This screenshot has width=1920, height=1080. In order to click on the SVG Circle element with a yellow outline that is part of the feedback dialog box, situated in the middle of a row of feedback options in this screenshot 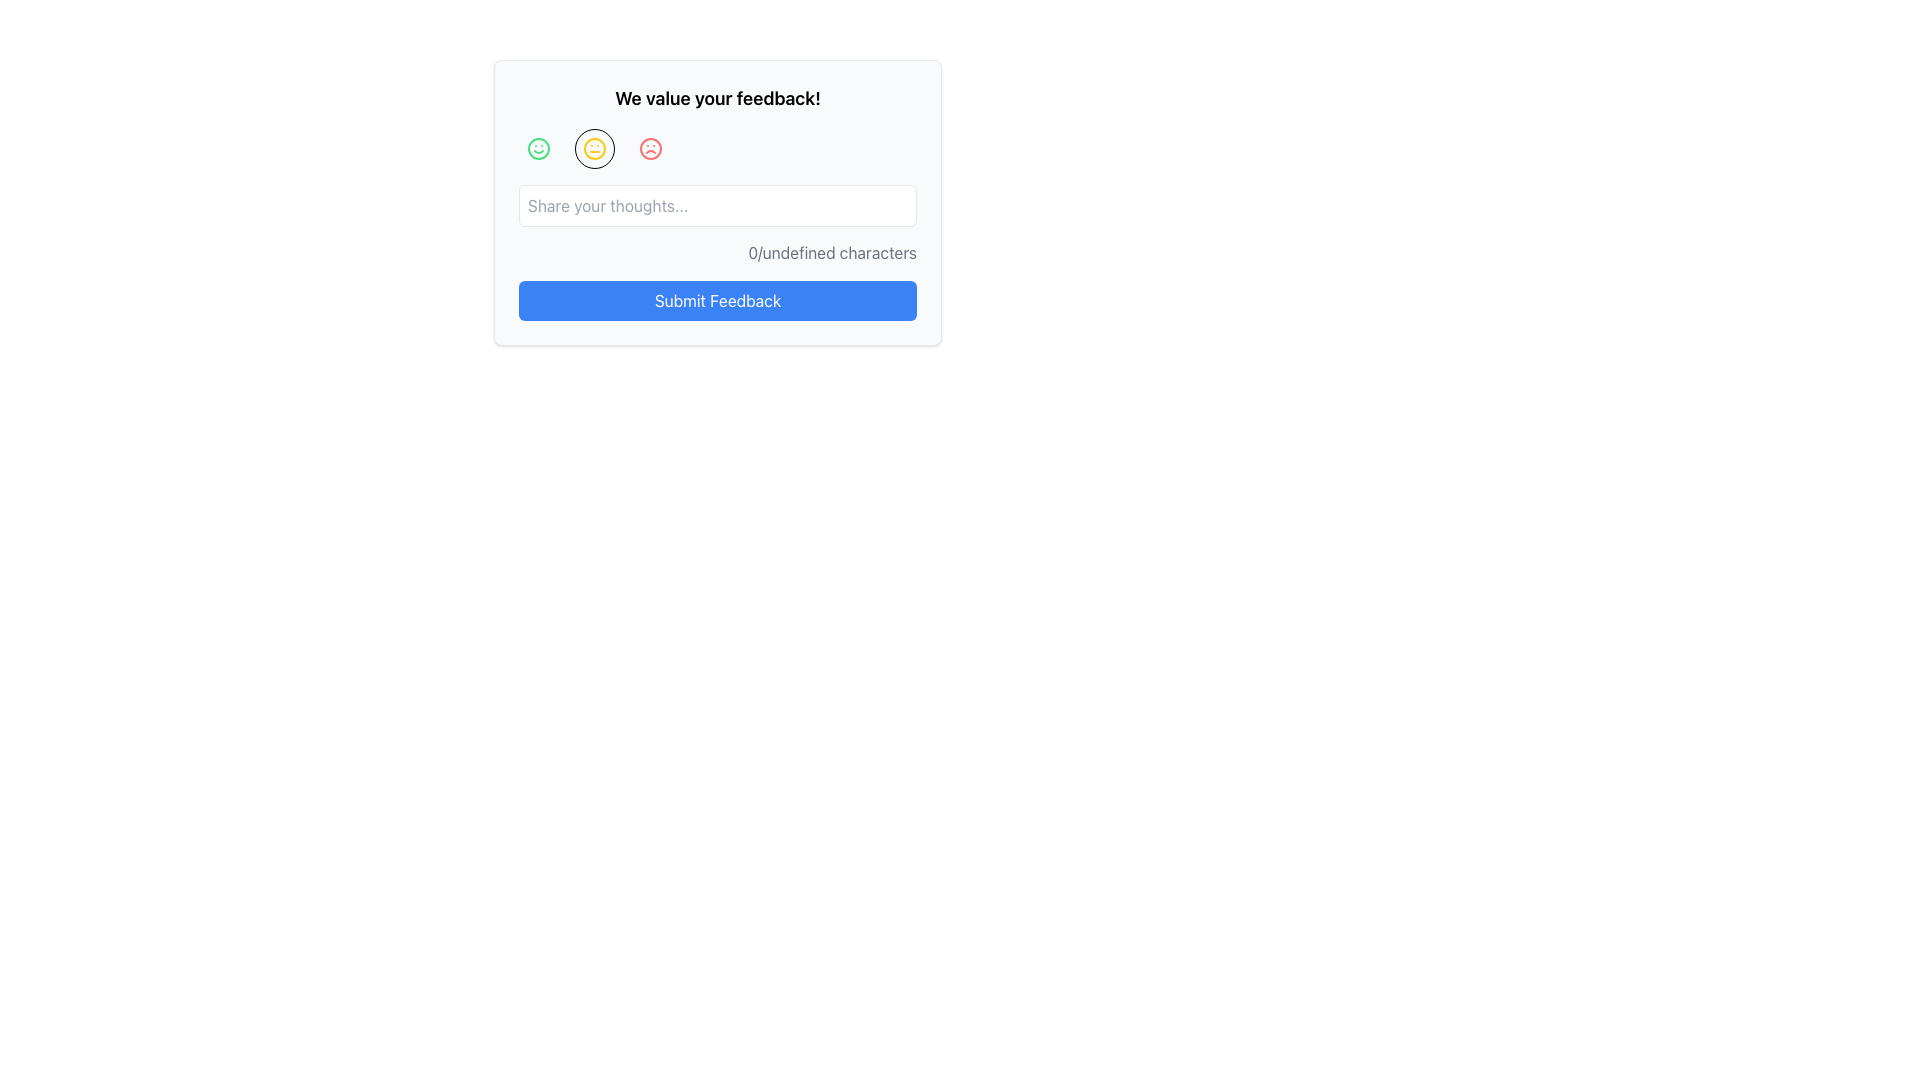, I will do `click(594, 148)`.